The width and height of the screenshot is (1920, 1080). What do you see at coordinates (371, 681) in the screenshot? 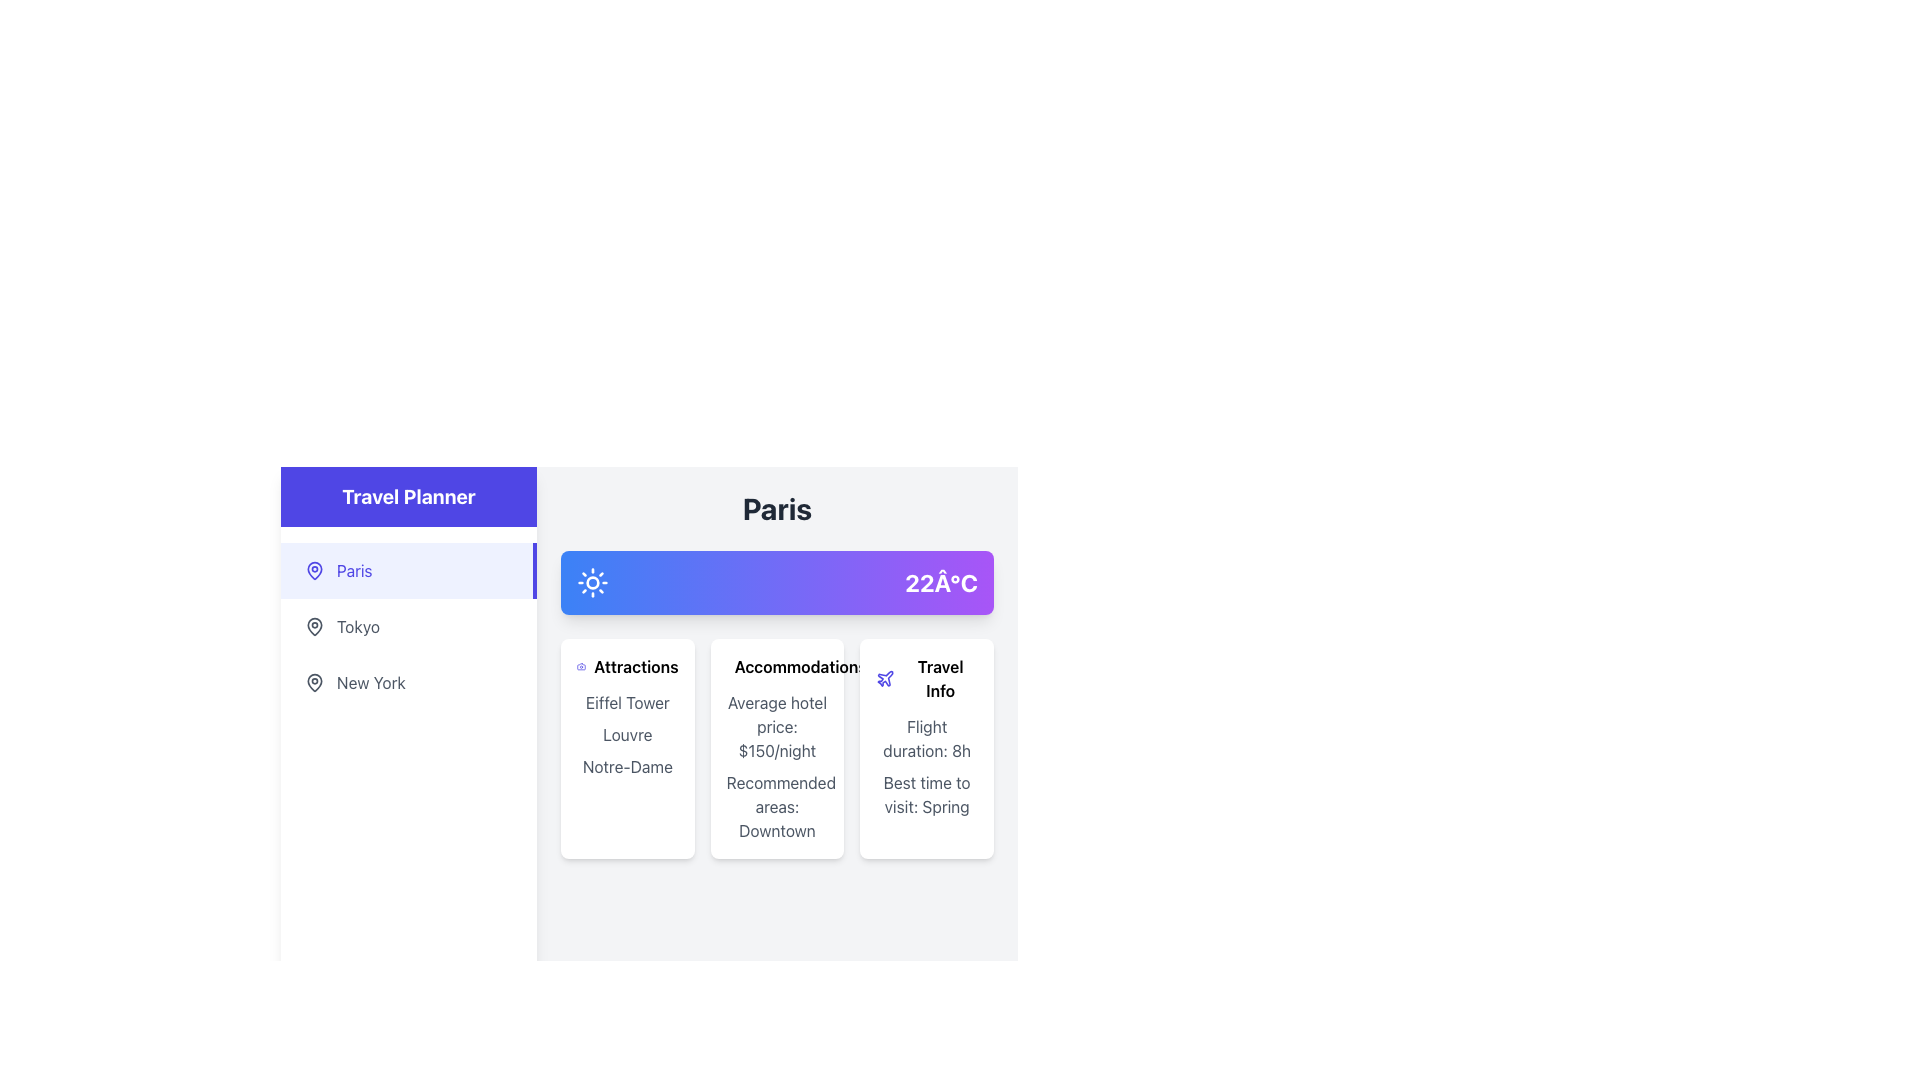
I see `the 'New York' text label in the sidebar under 'Travel Planner'` at bounding box center [371, 681].